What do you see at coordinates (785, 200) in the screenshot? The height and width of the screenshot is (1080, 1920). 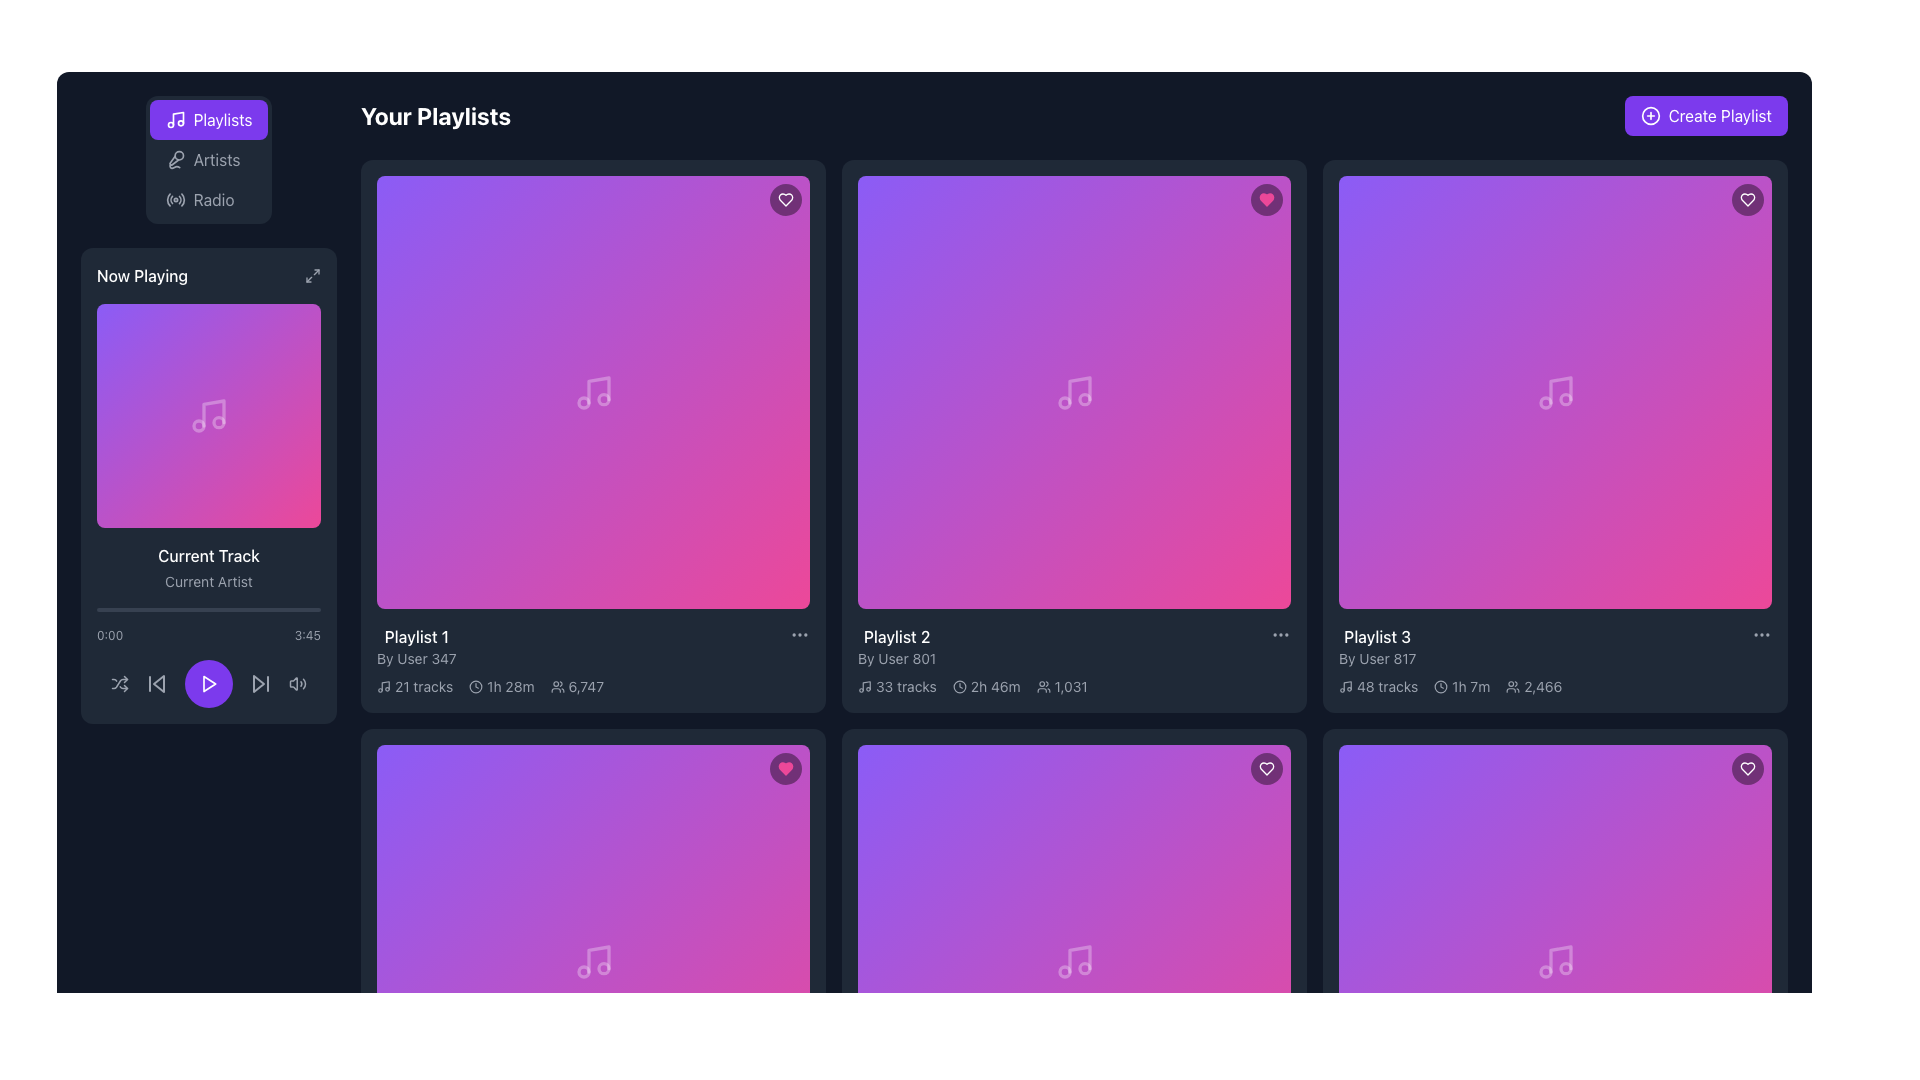 I see `the interactive favorite icon located at the top-right corner of the first playlist card in the grid` at bounding box center [785, 200].